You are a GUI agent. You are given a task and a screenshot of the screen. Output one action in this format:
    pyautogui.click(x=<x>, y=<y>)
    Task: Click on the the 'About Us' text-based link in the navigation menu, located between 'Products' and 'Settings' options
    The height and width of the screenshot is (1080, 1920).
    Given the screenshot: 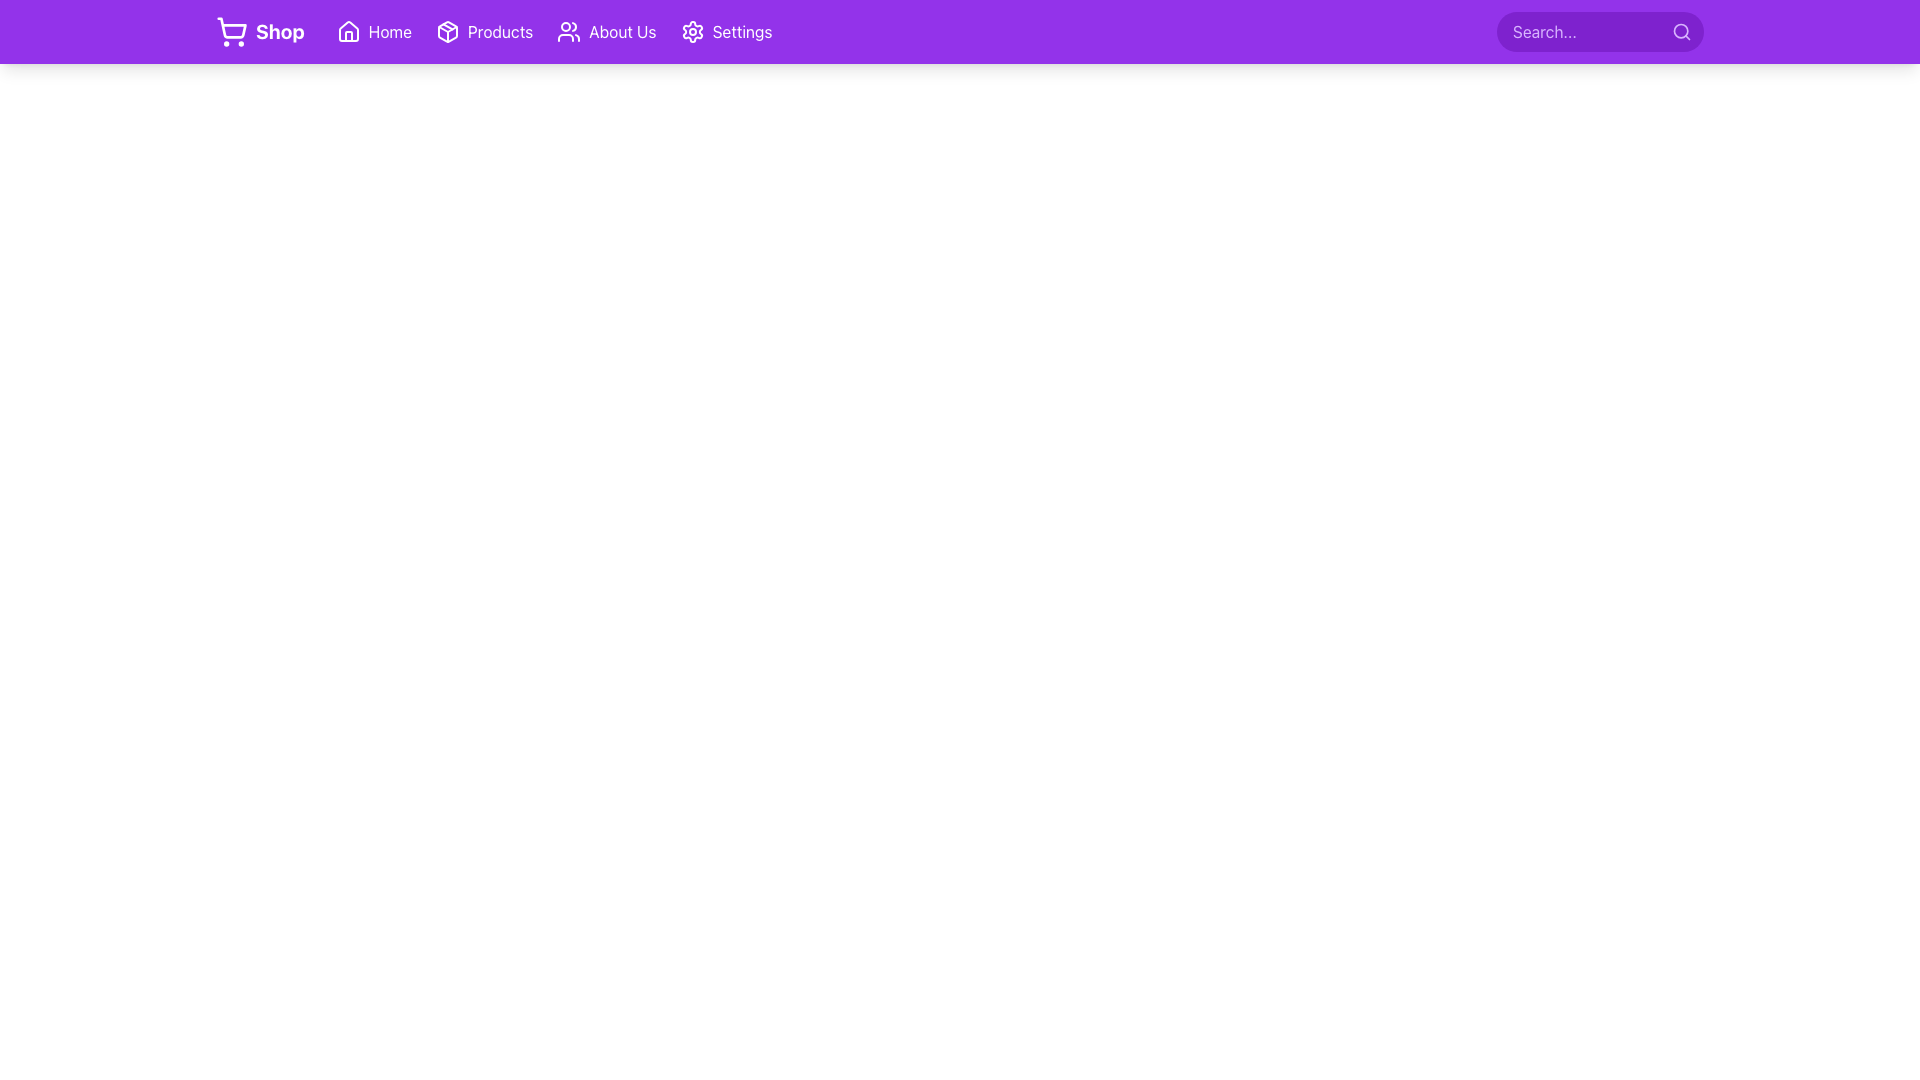 What is the action you would take?
    pyautogui.click(x=621, y=31)
    